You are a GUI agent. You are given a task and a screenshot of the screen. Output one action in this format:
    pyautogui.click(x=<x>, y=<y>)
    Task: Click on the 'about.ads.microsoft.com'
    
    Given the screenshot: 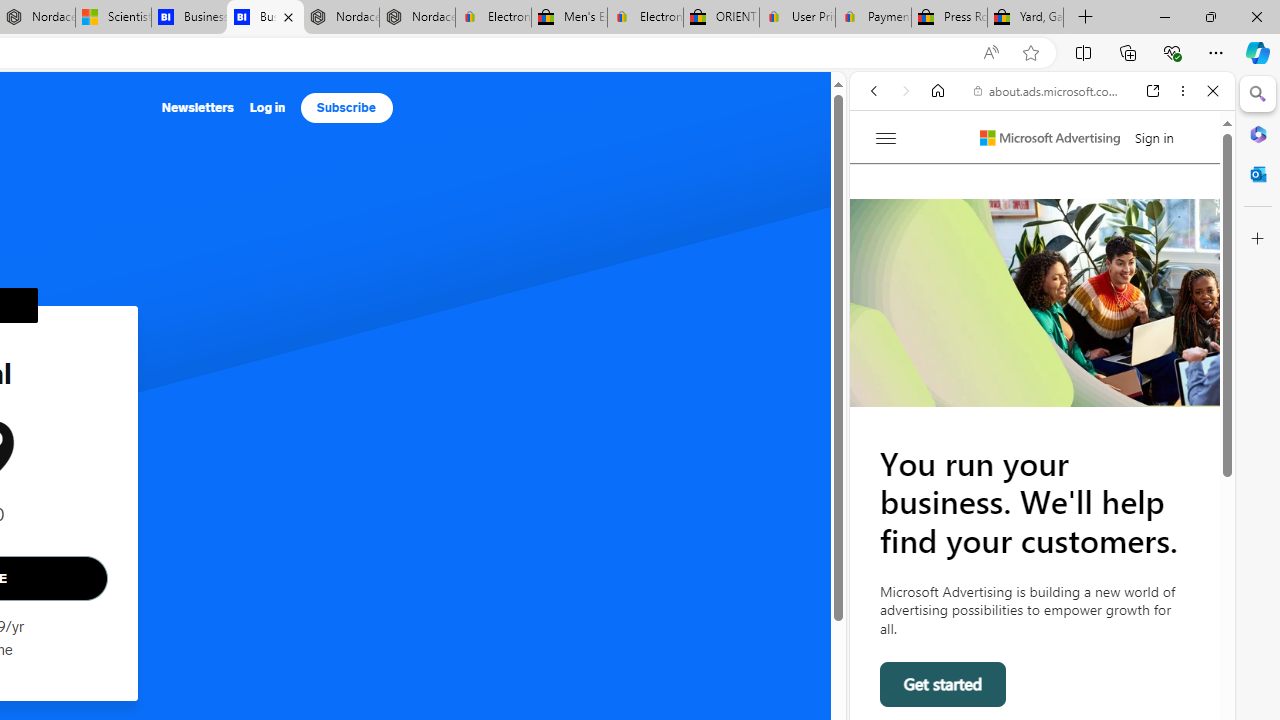 What is the action you would take?
    pyautogui.click(x=1045, y=91)
    